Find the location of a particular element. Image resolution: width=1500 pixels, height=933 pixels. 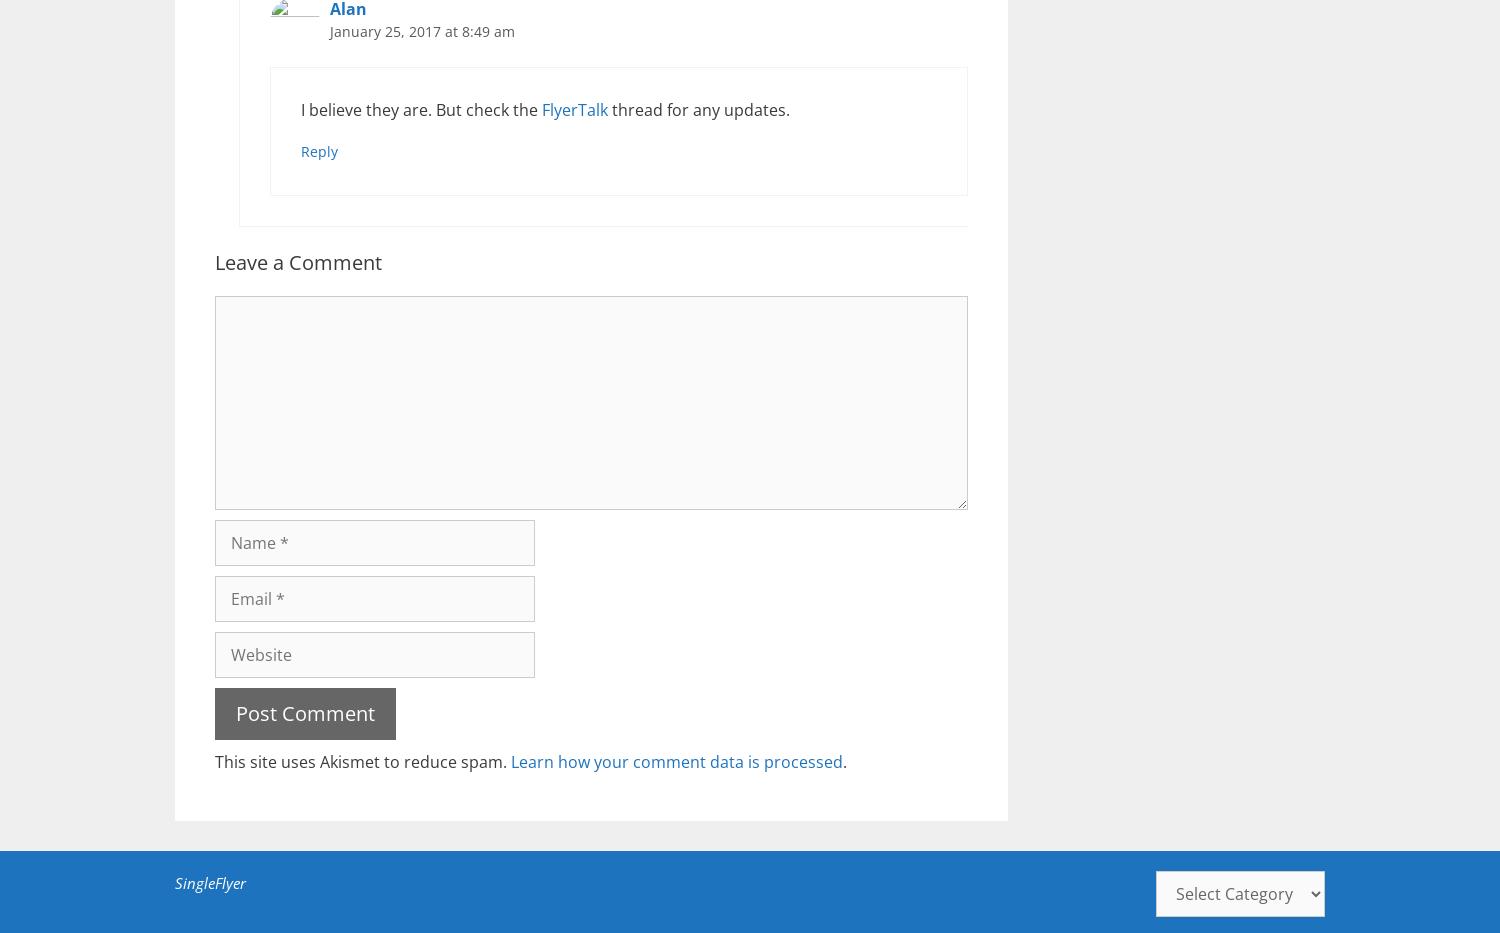

'Leave a Comment' is located at coordinates (213, 261).